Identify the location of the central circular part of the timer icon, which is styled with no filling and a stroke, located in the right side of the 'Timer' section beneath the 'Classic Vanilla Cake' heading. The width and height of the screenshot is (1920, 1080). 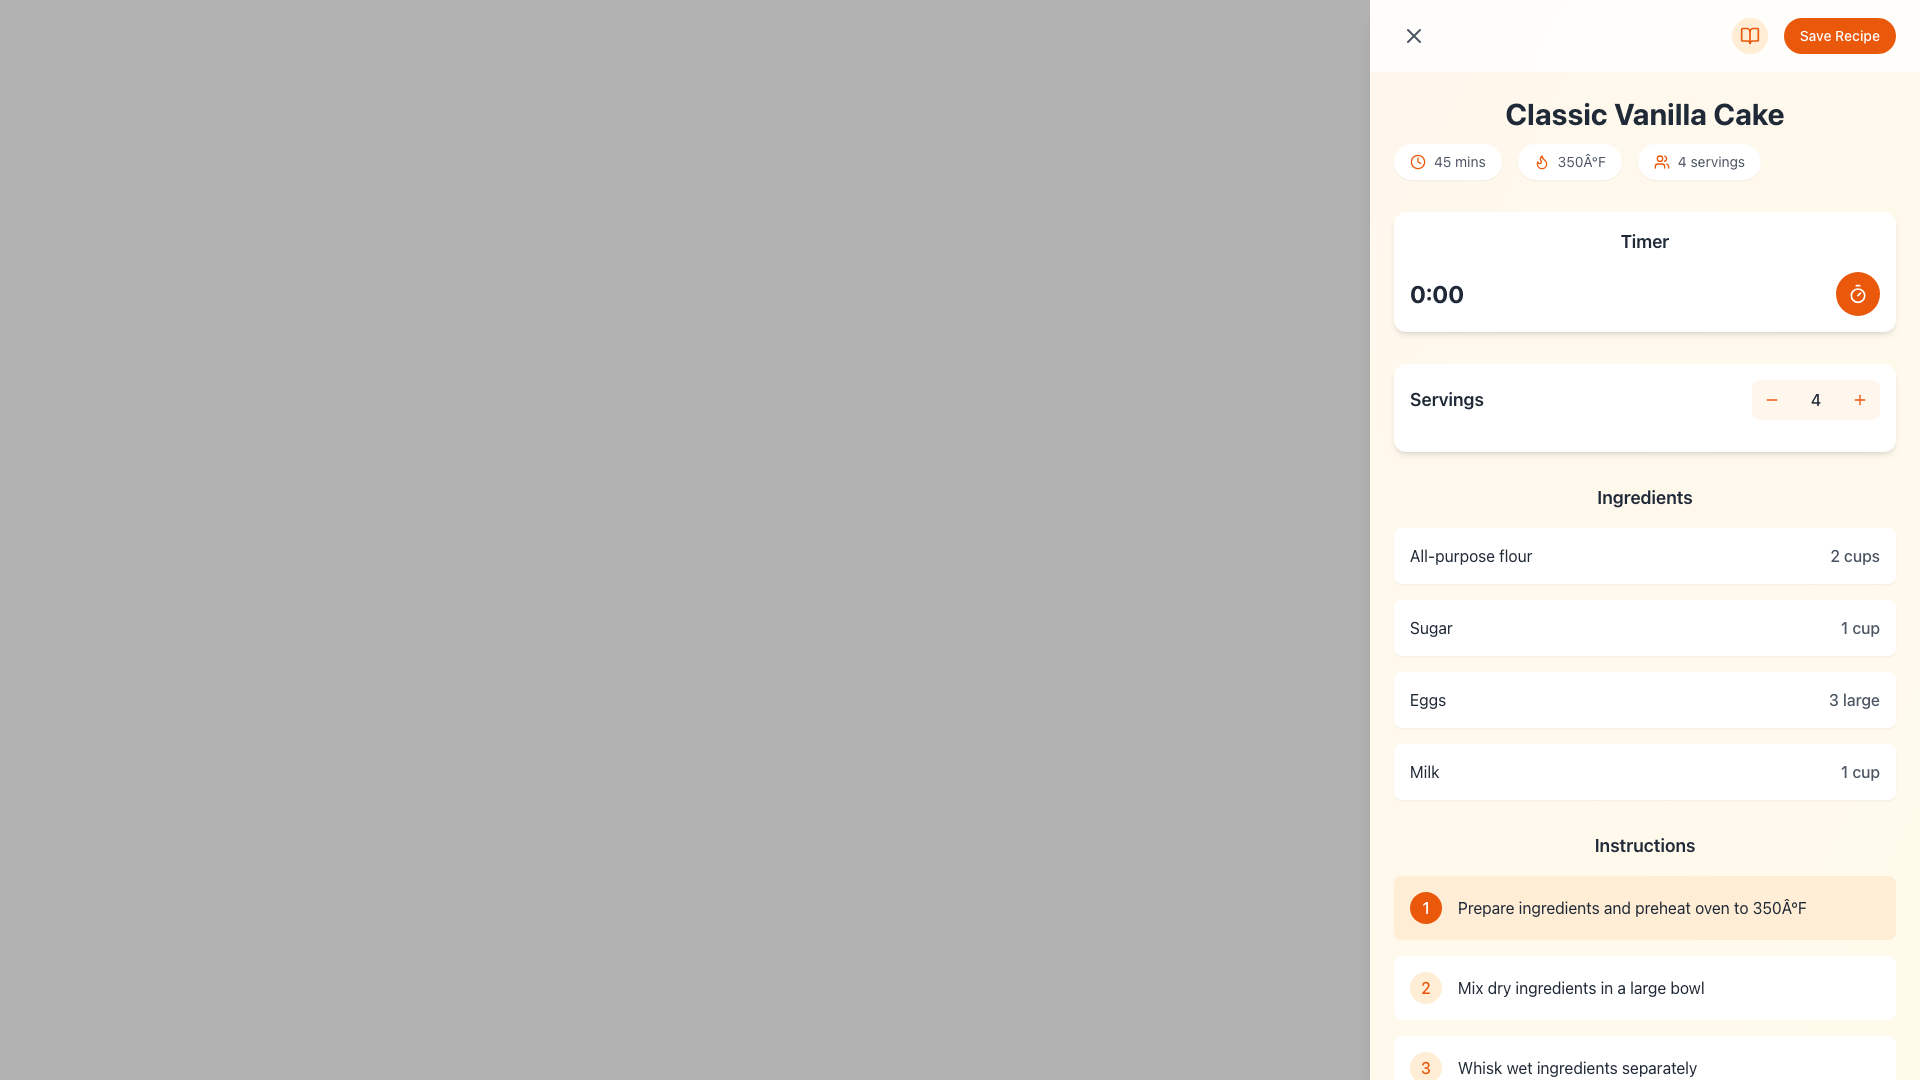
(1856, 294).